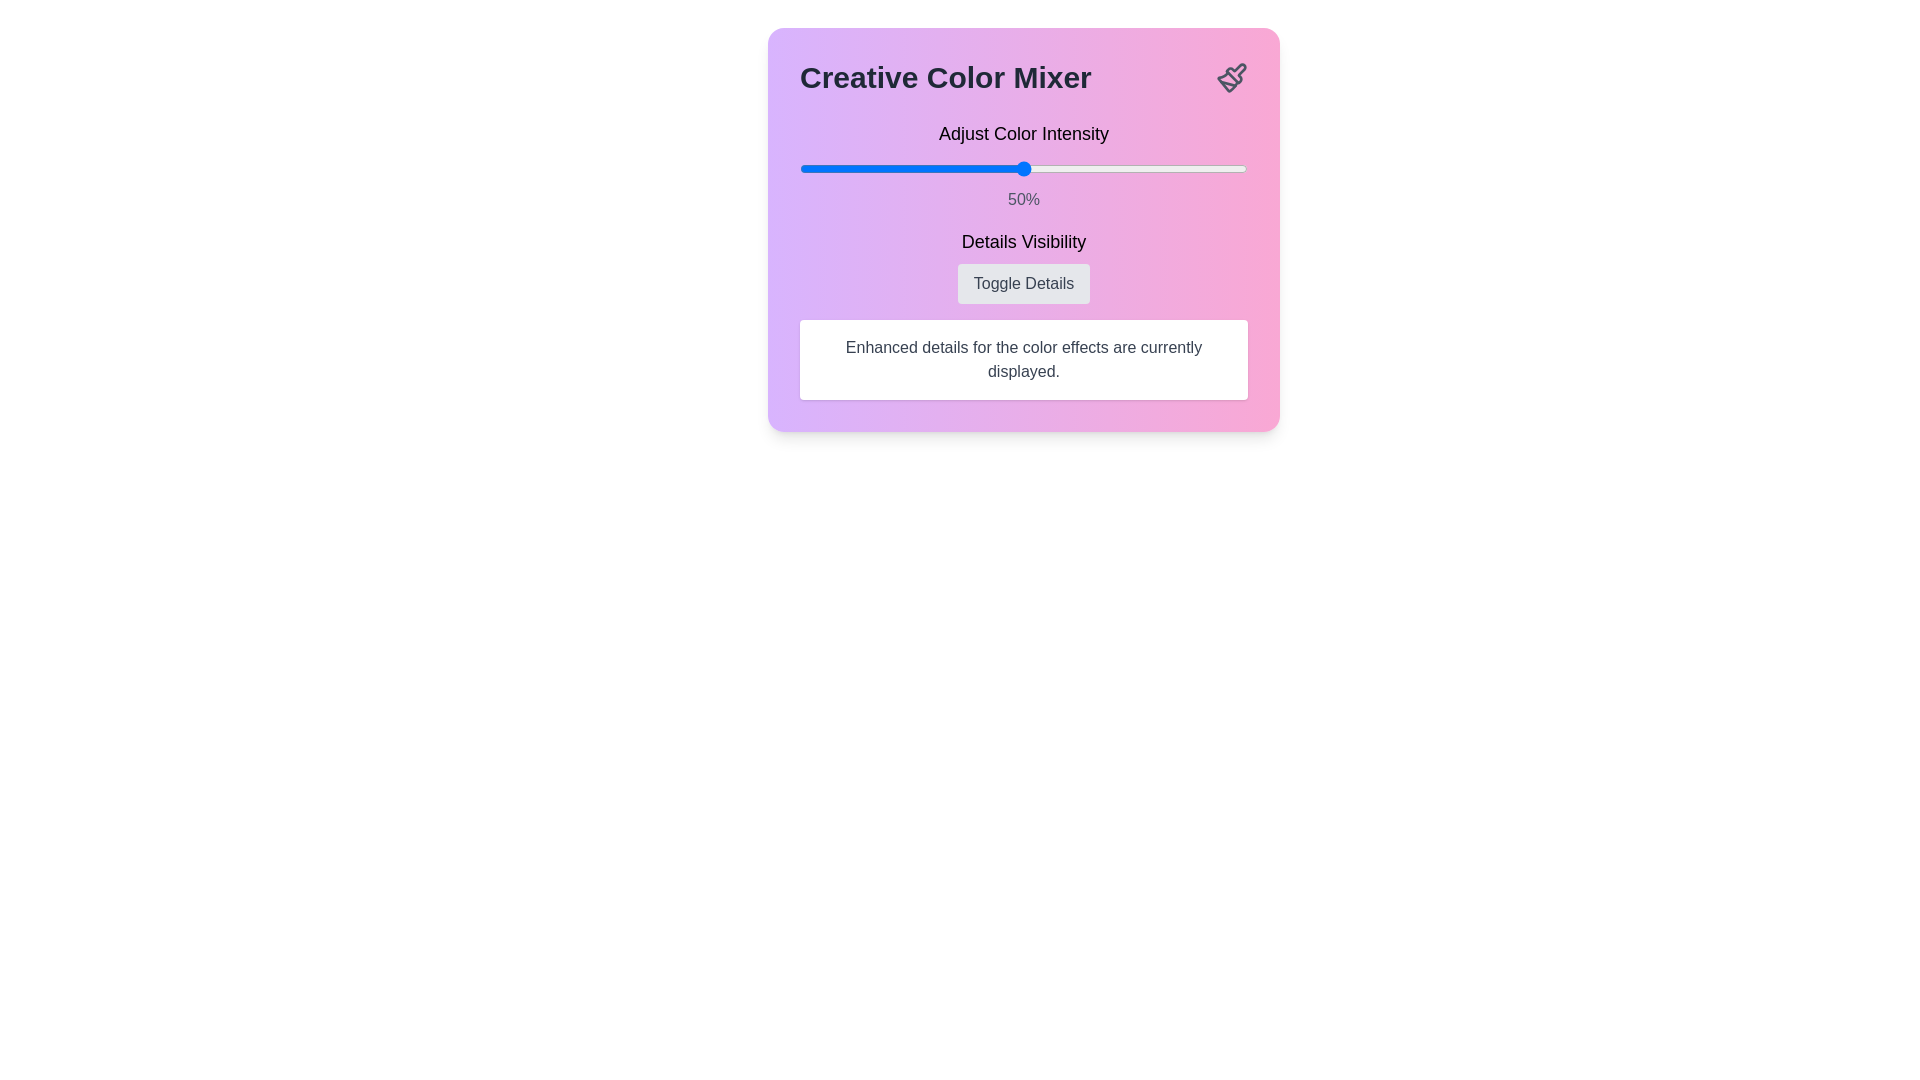 The width and height of the screenshot is (1920, 1080). I want to click on the color intensity, so click(853, 168).